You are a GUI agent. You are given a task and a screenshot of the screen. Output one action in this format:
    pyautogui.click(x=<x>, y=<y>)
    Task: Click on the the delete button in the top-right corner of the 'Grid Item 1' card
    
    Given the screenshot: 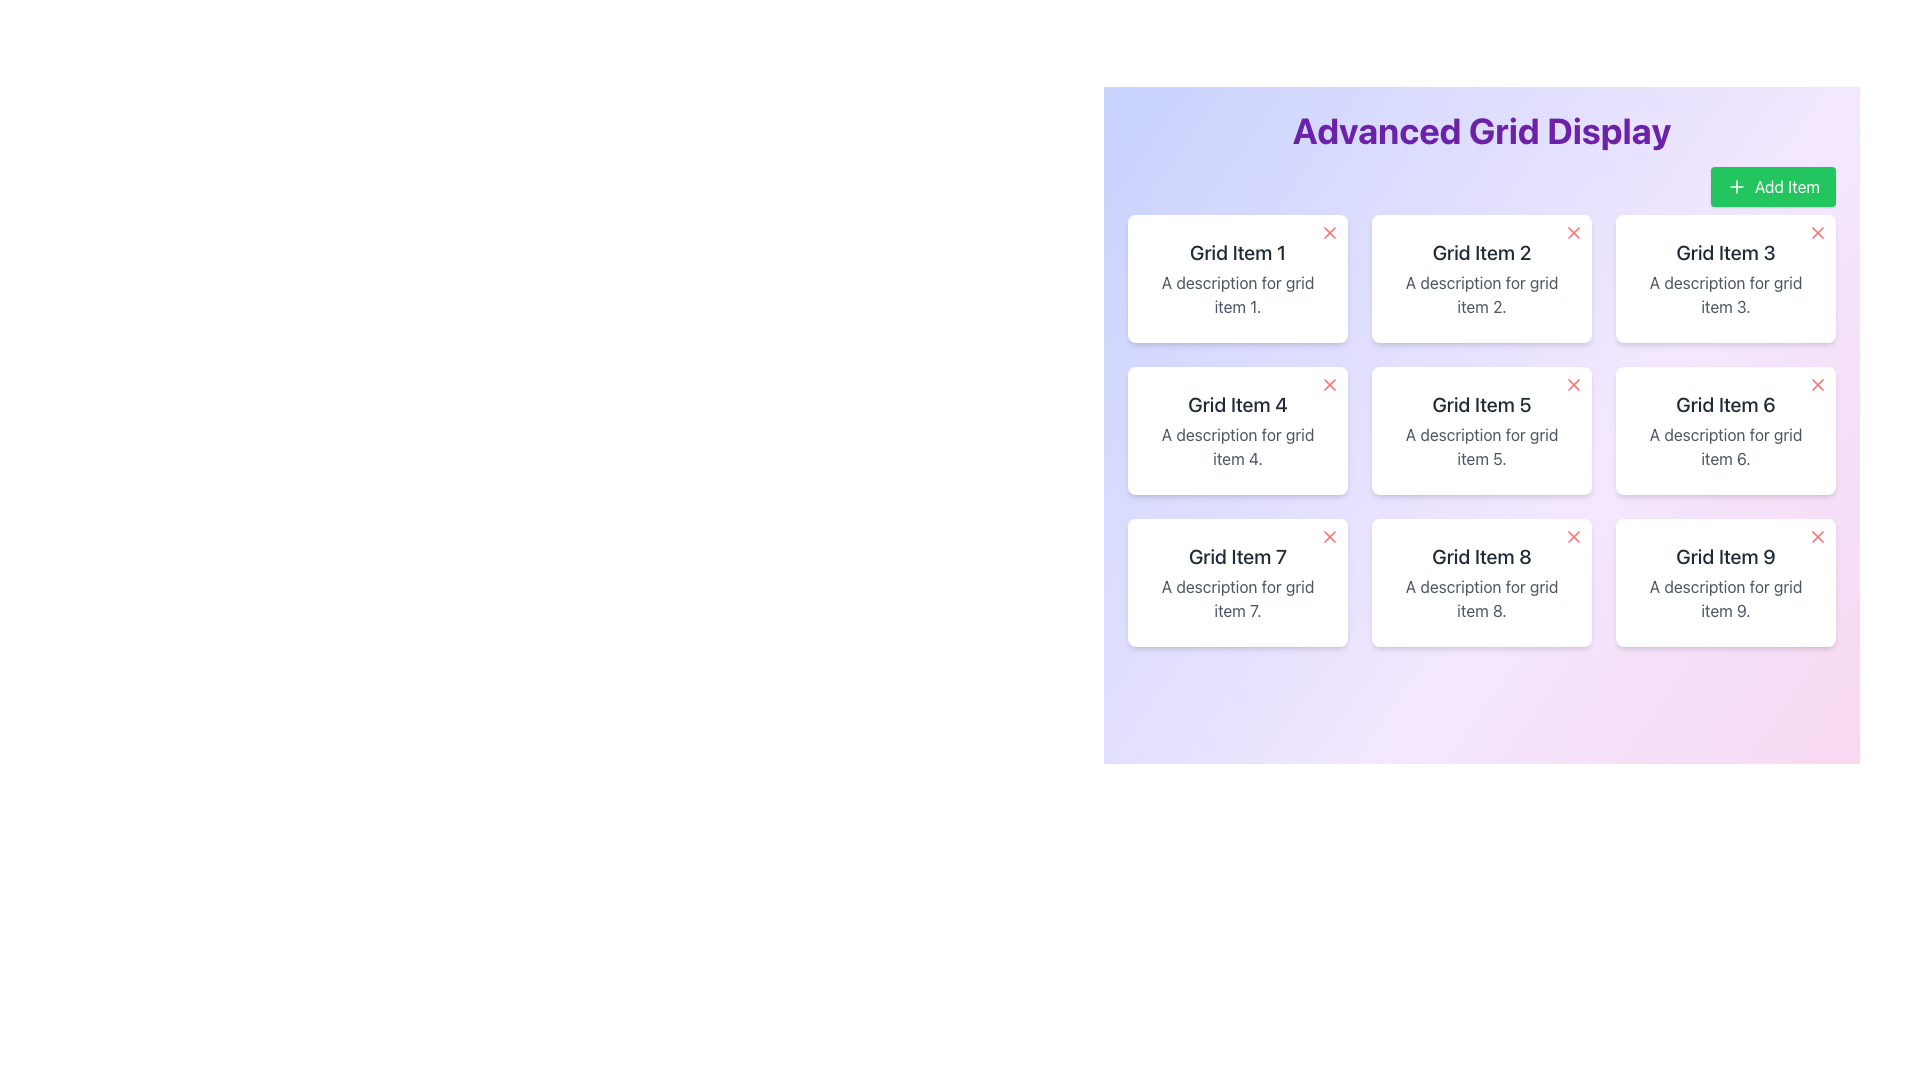 What is the action you would take?
    pyautogui.click(x=1329, y=231)
    